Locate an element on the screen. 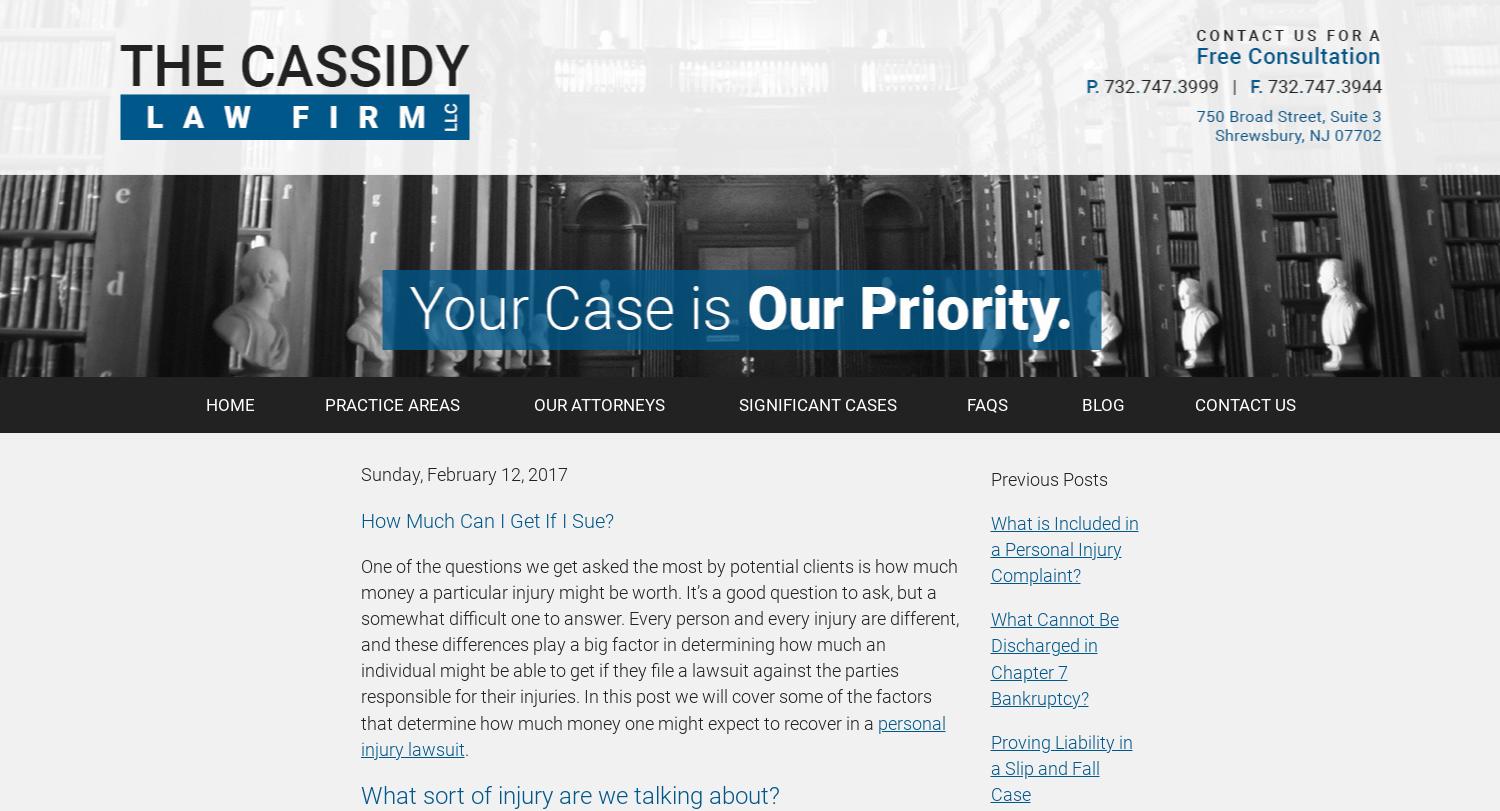 The image size is (1500, 811). 'CONTACT US' is located at coordinates (1243, 405).